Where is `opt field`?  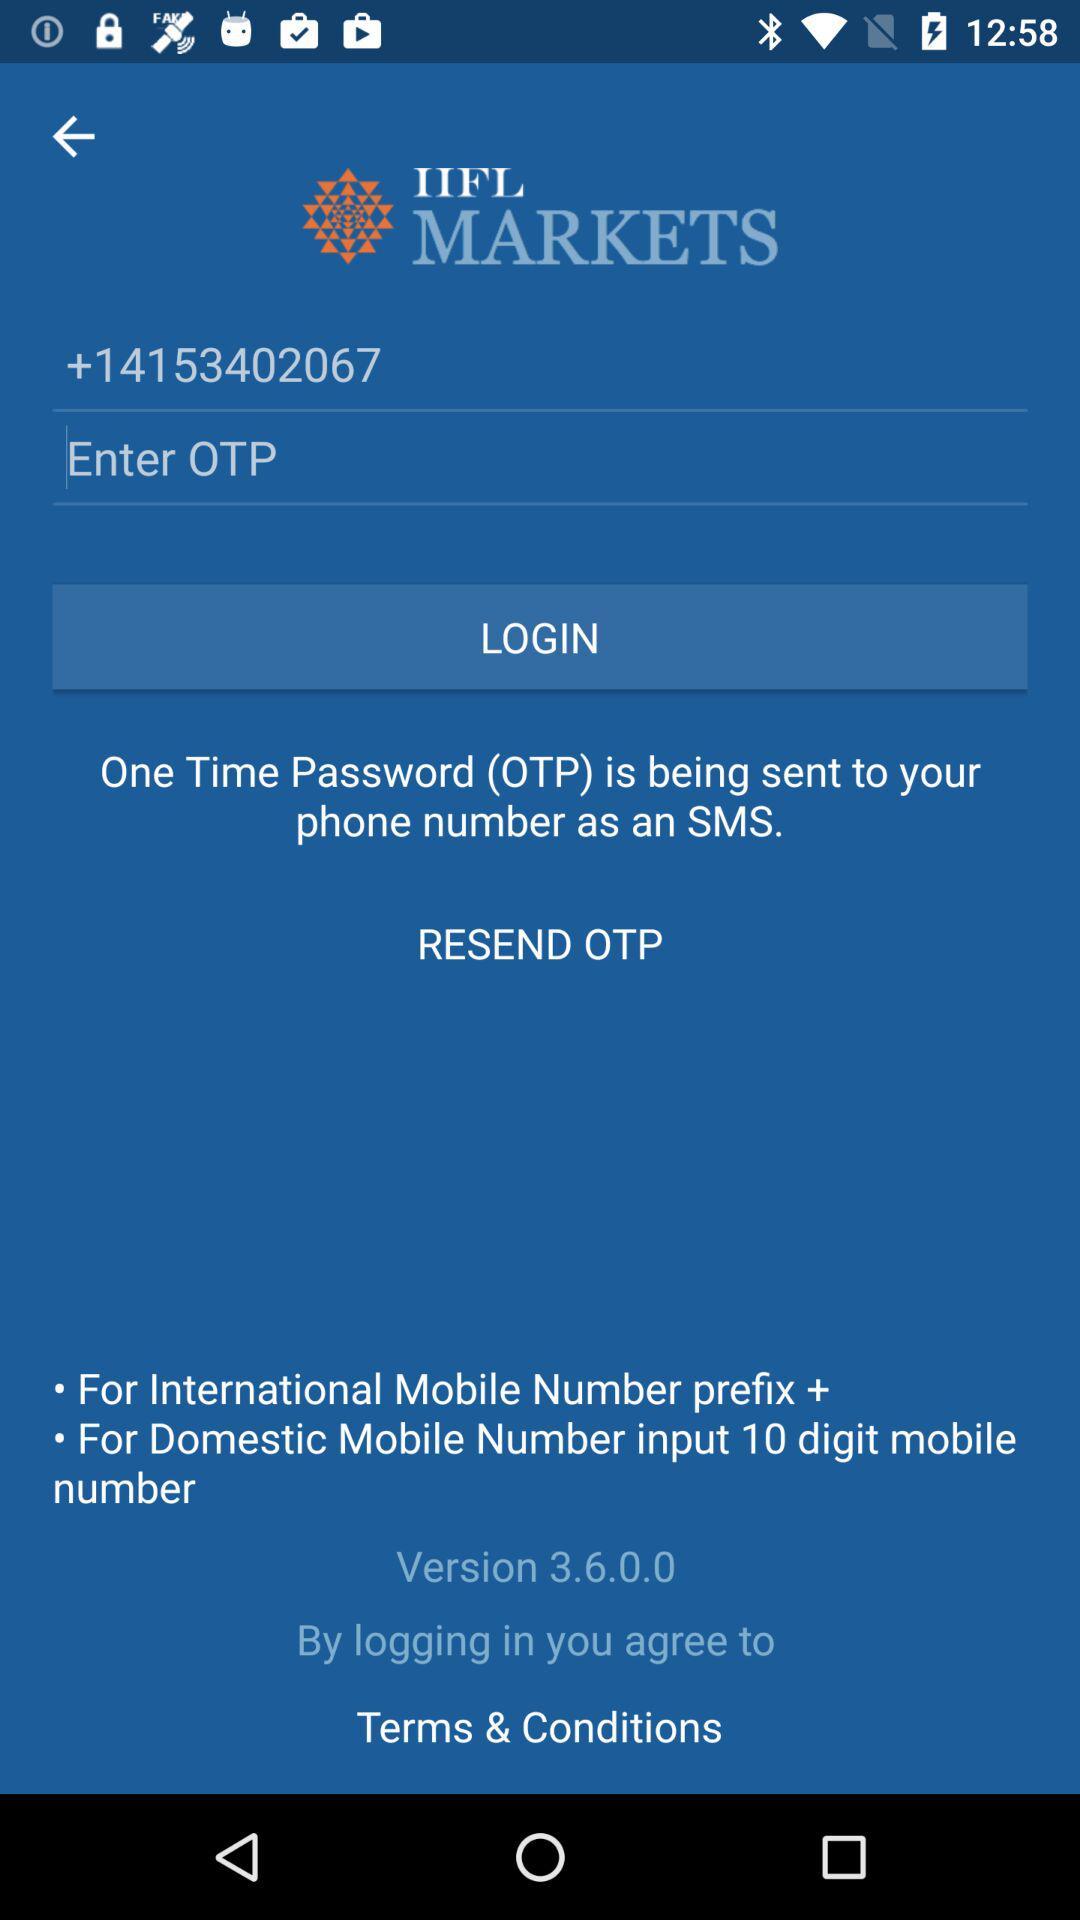
opt field is located at coordinates (540, 456).